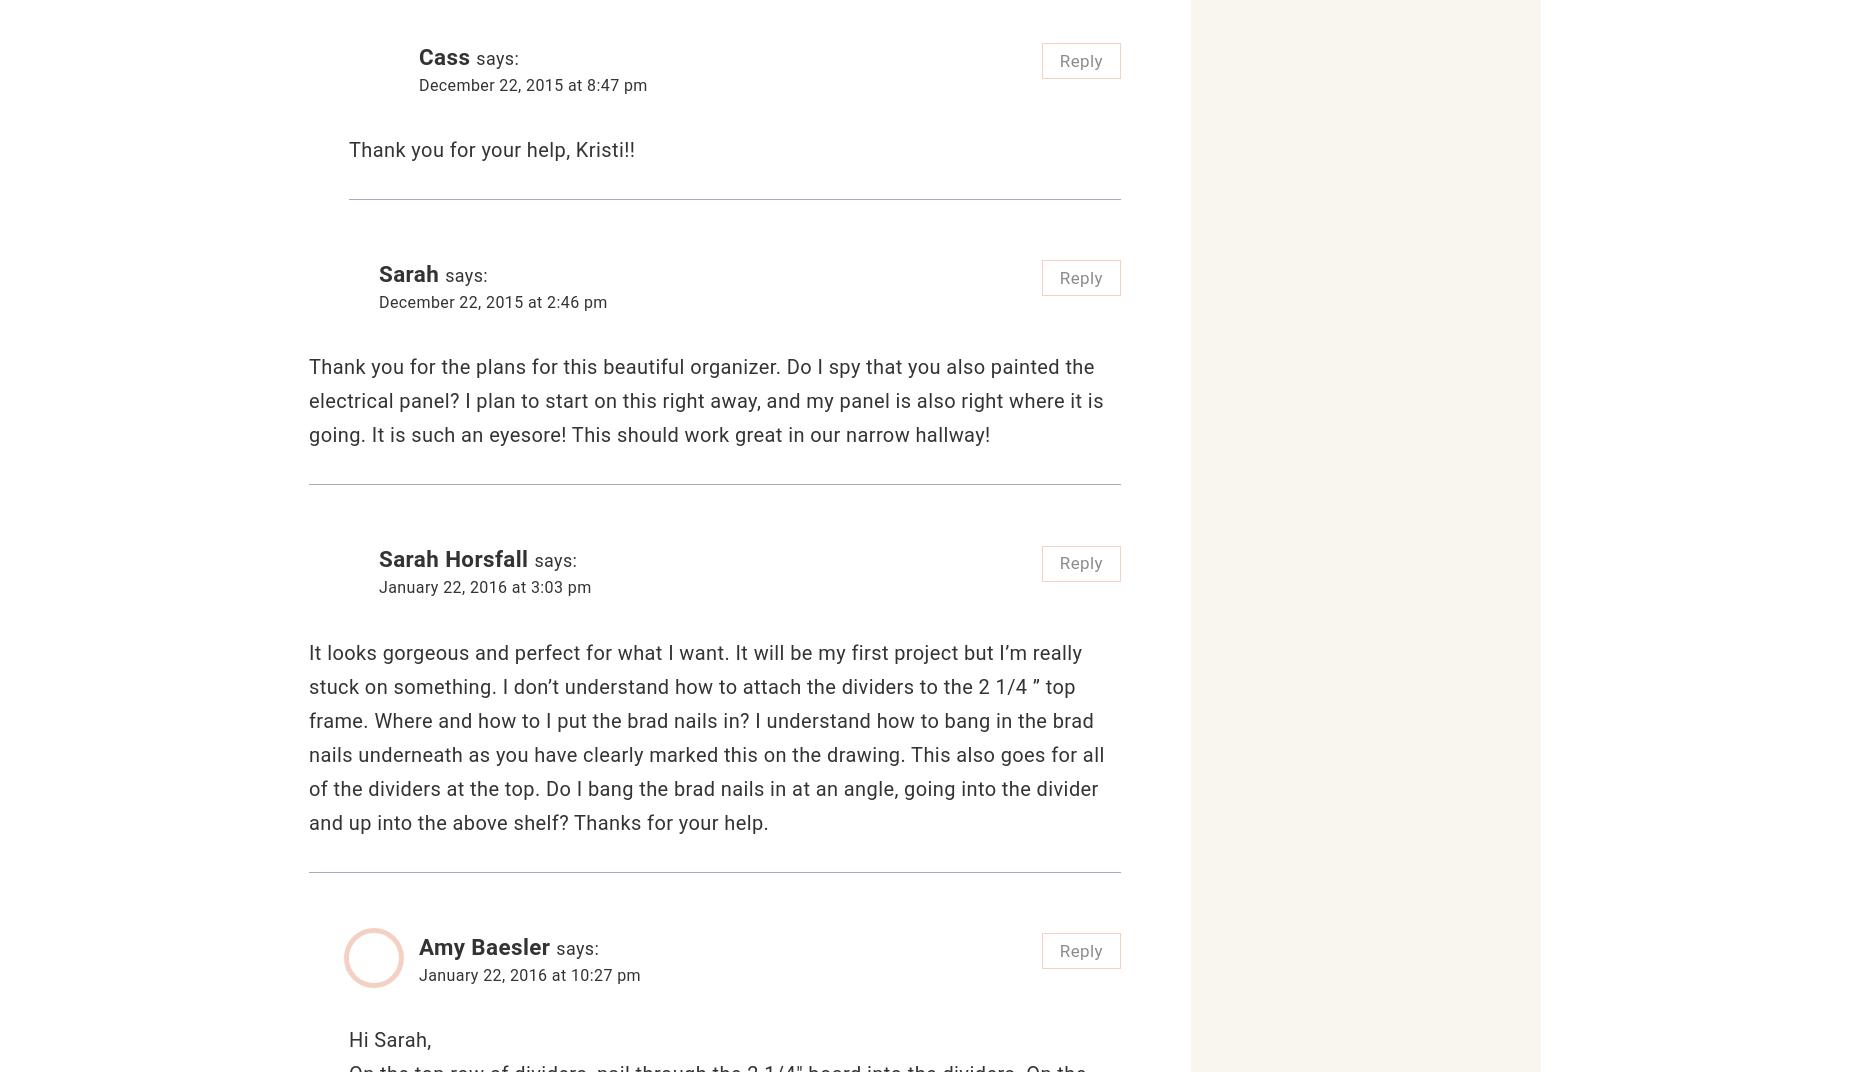  I want to click on 'It looks gorgeous and perfect for what I want.  It will be my first project but I’m really stuck on something.  I don’t understand how to attach the dividers to the 2 1/4 ” top frame.  Where and how to I put the brad nails in?  I understand how to bang in the brad nails underneath as you have clearly marked this on the drawing.  This also goes for all of the dividers at the top.  Do I bang the brad nails in at an angle, going into the divider and up into the above shelf?  Thanks for your help.', so click(706, 736).